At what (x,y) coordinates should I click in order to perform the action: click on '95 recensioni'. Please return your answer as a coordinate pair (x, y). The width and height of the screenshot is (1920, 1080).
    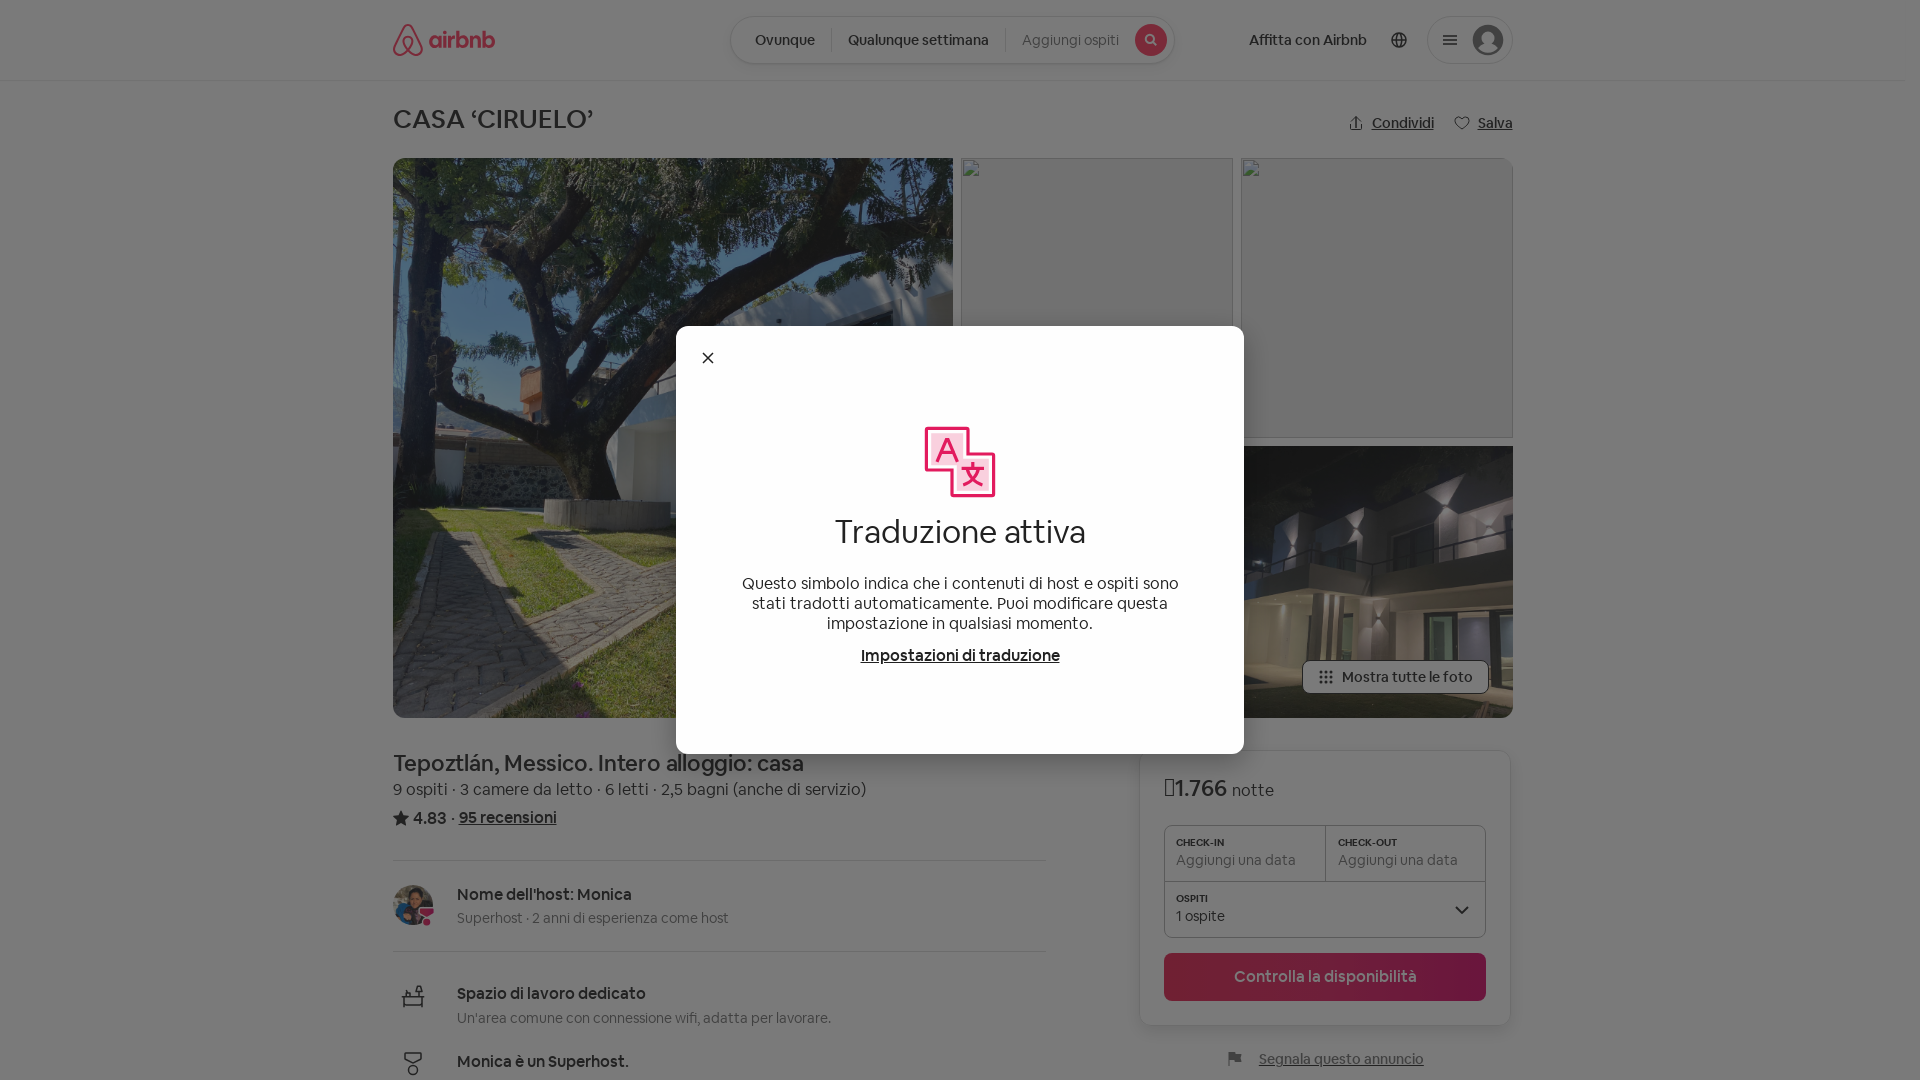
    Looking at the image, I should click on (507, 817).